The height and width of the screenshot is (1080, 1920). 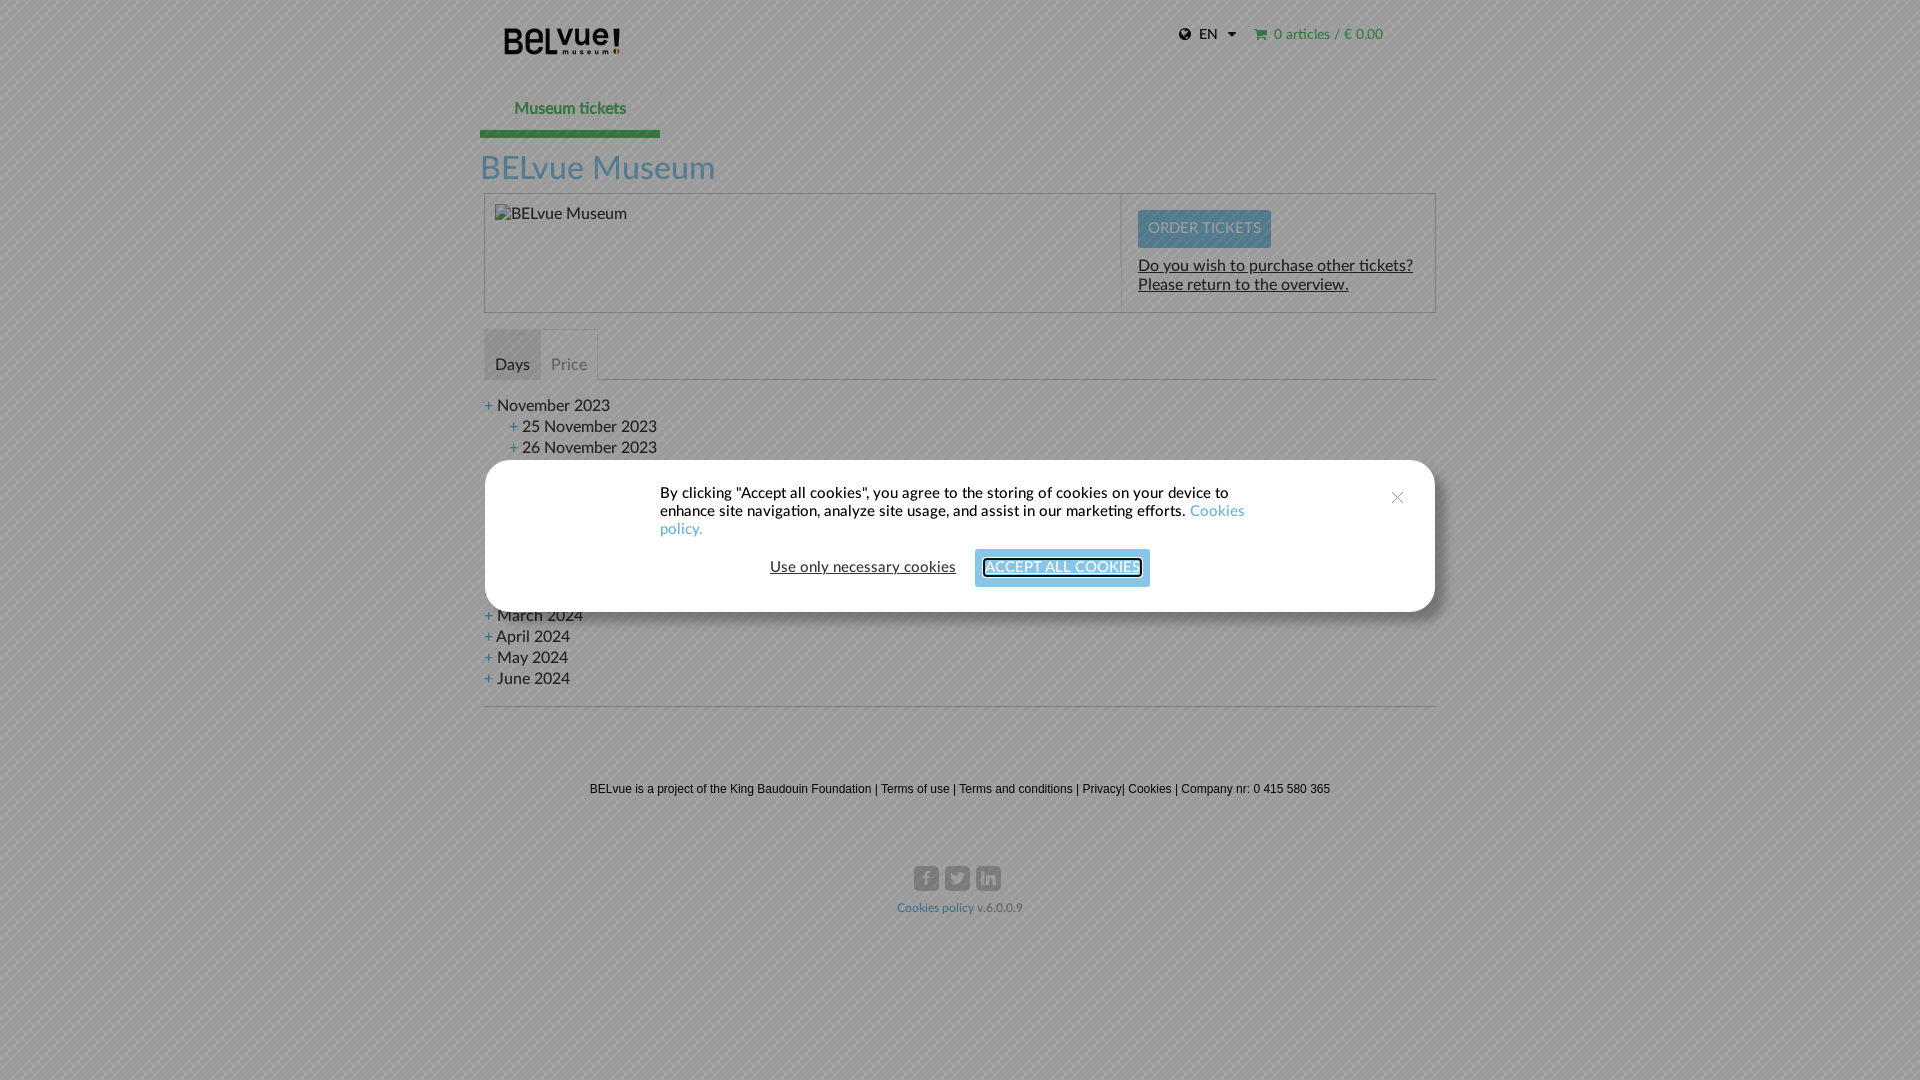 I want to click on '+', so click(x=513, y=489).